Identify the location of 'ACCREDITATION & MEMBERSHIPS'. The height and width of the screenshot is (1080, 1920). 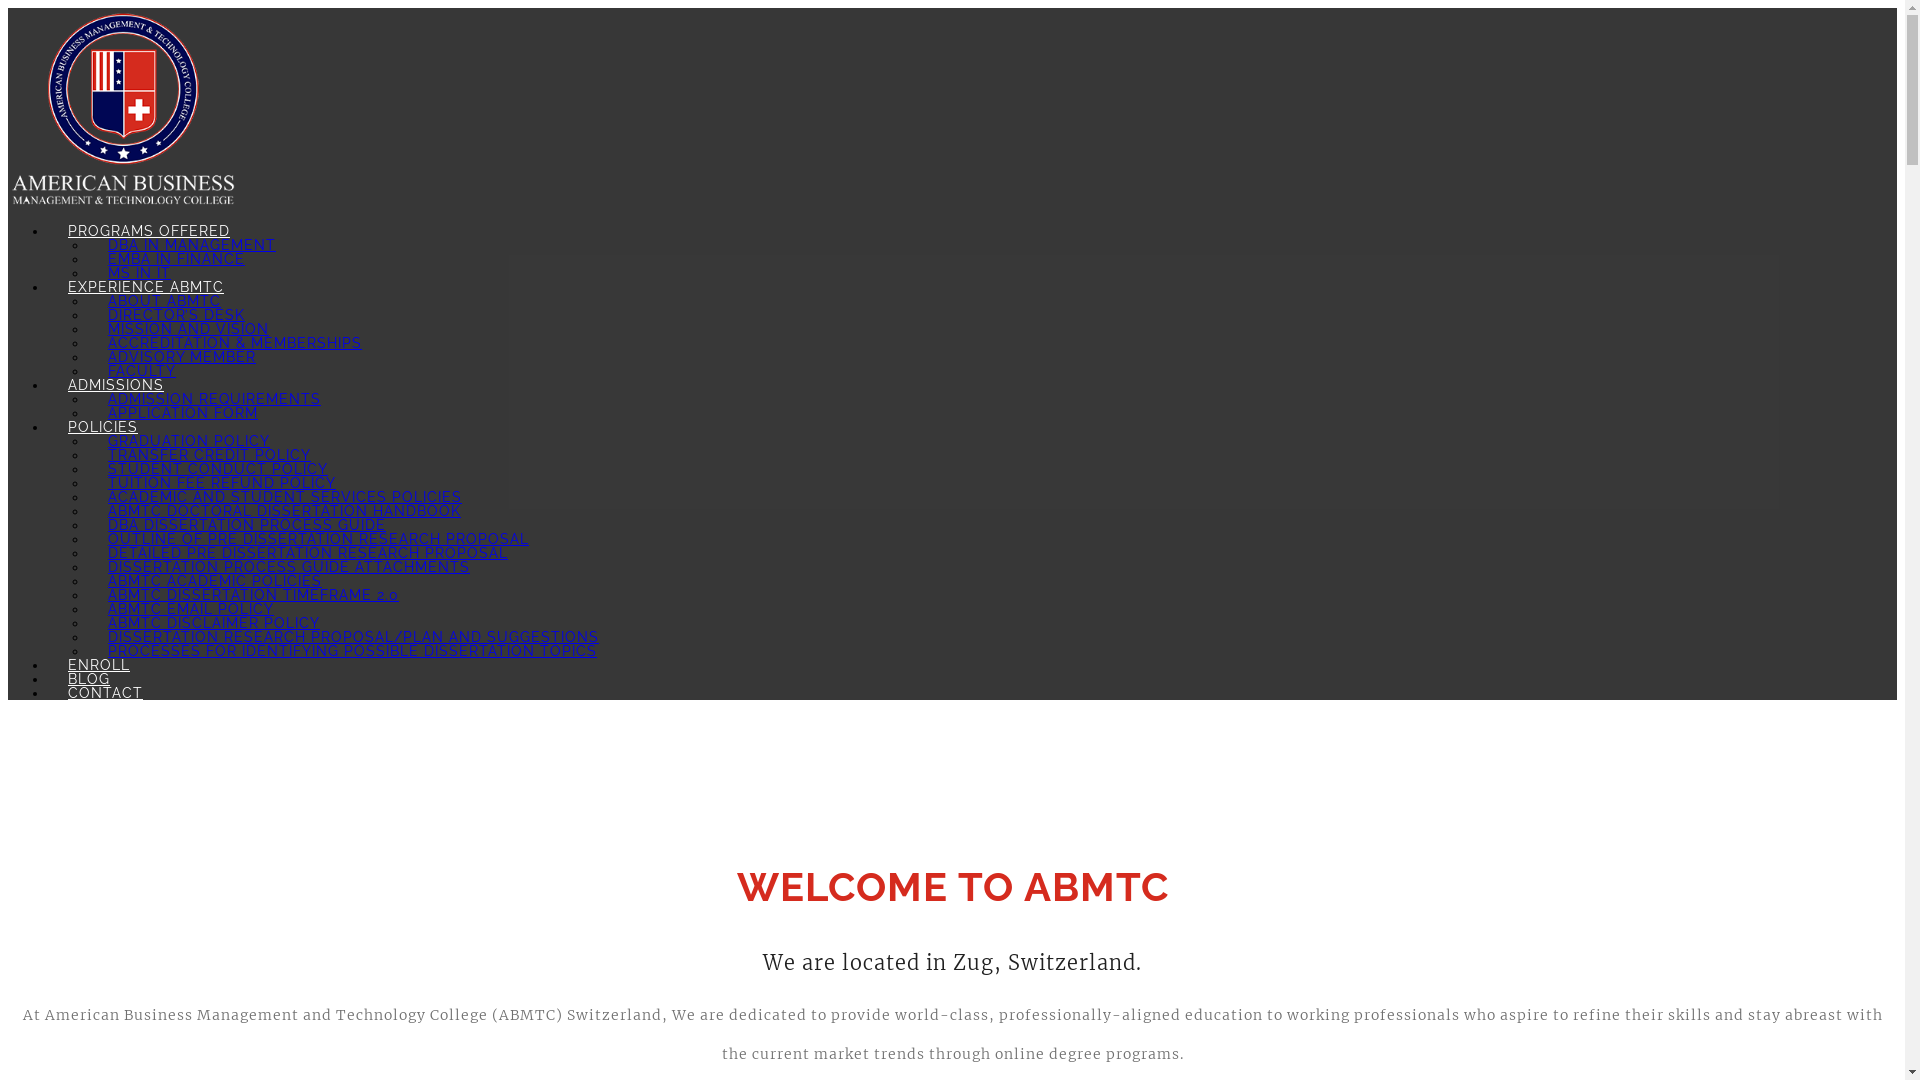
(235, 342).